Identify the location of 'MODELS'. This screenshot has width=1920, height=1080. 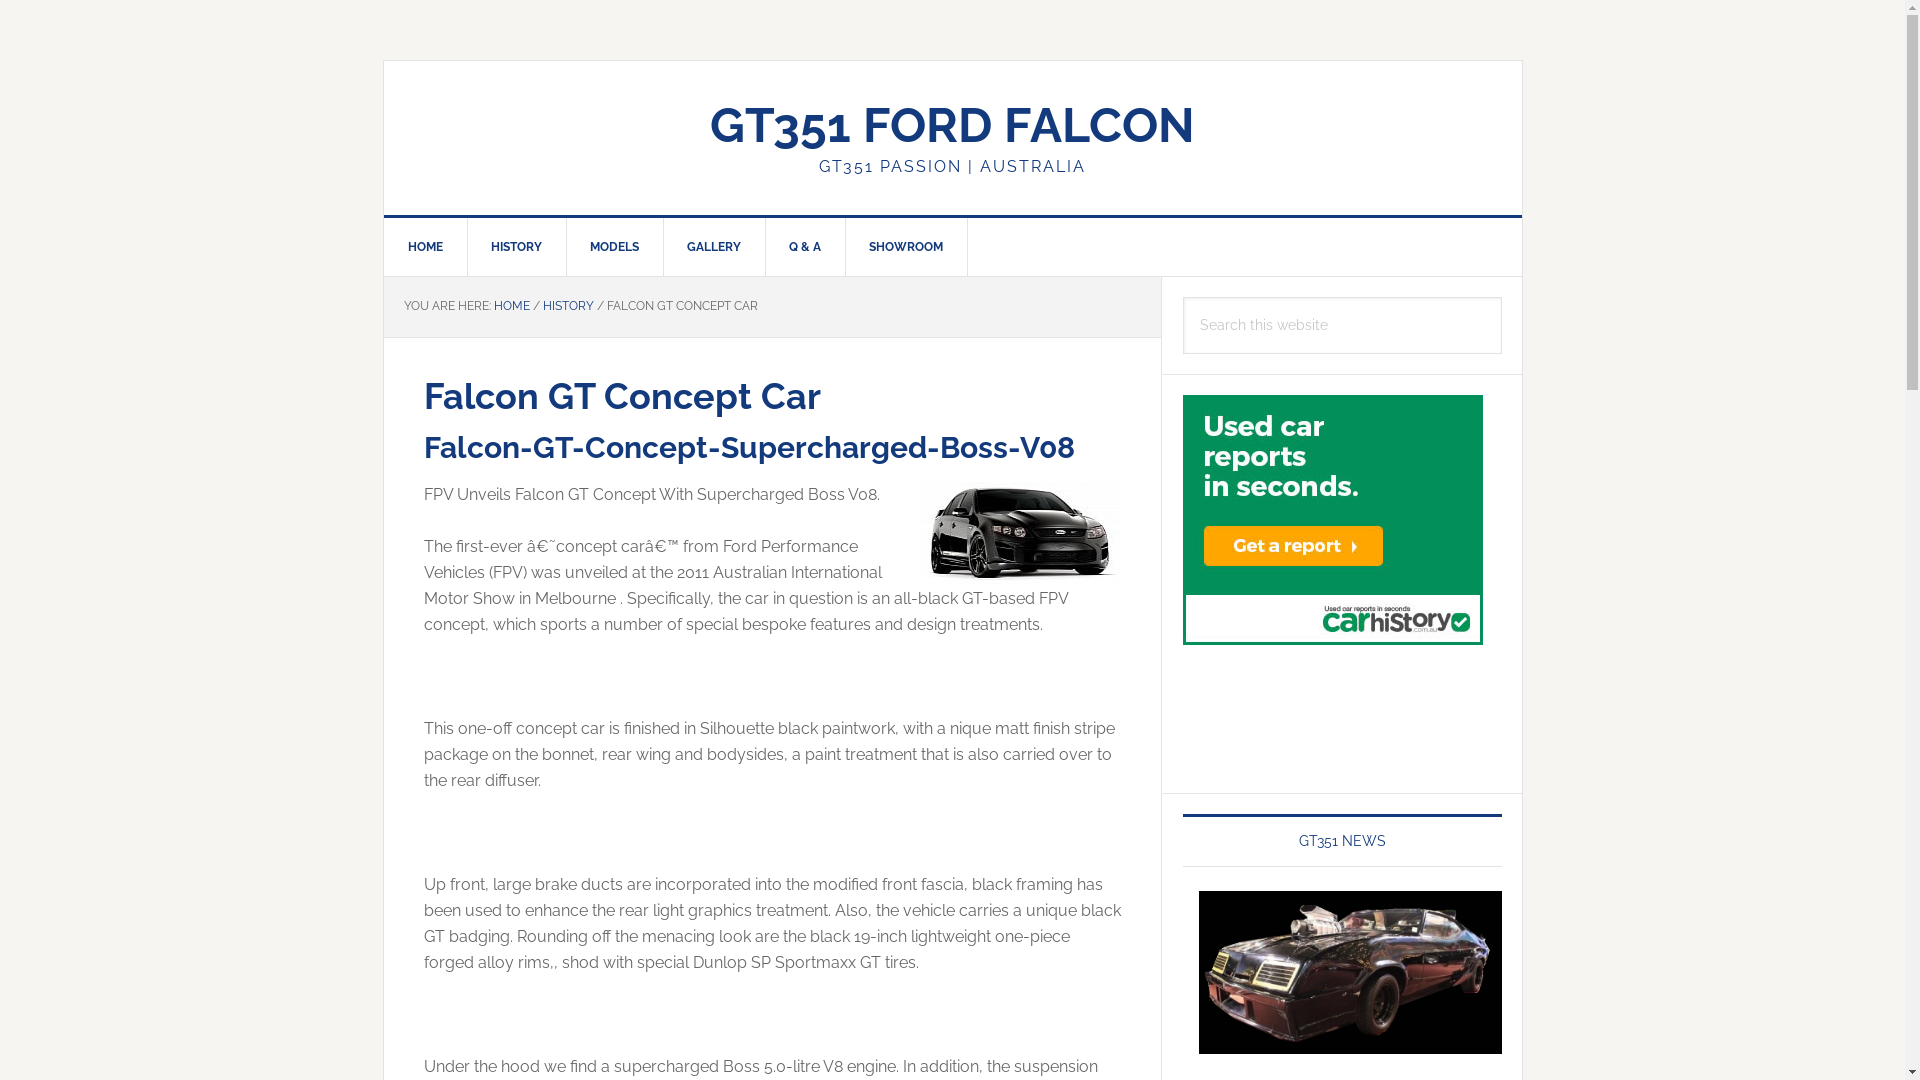
(613, 245).